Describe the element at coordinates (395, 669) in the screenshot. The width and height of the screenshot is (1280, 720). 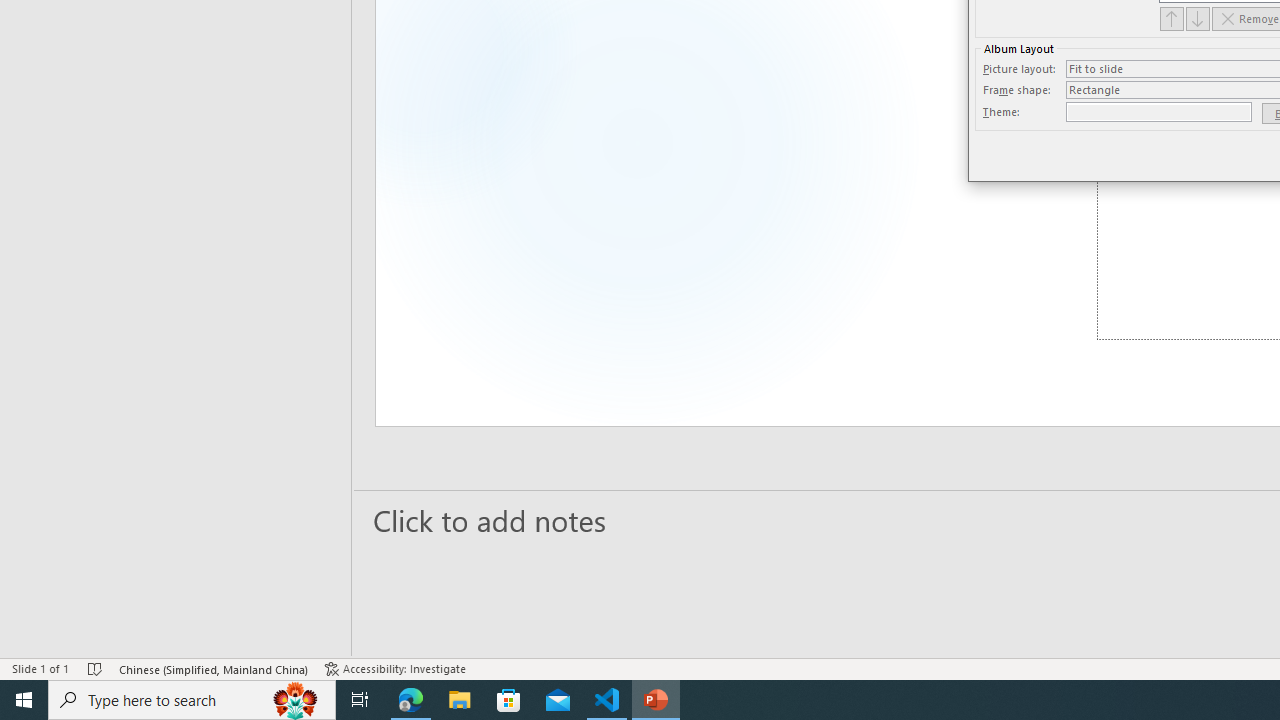
I see `'Accessibility Checker Accessibility: Investigate'` at that location.